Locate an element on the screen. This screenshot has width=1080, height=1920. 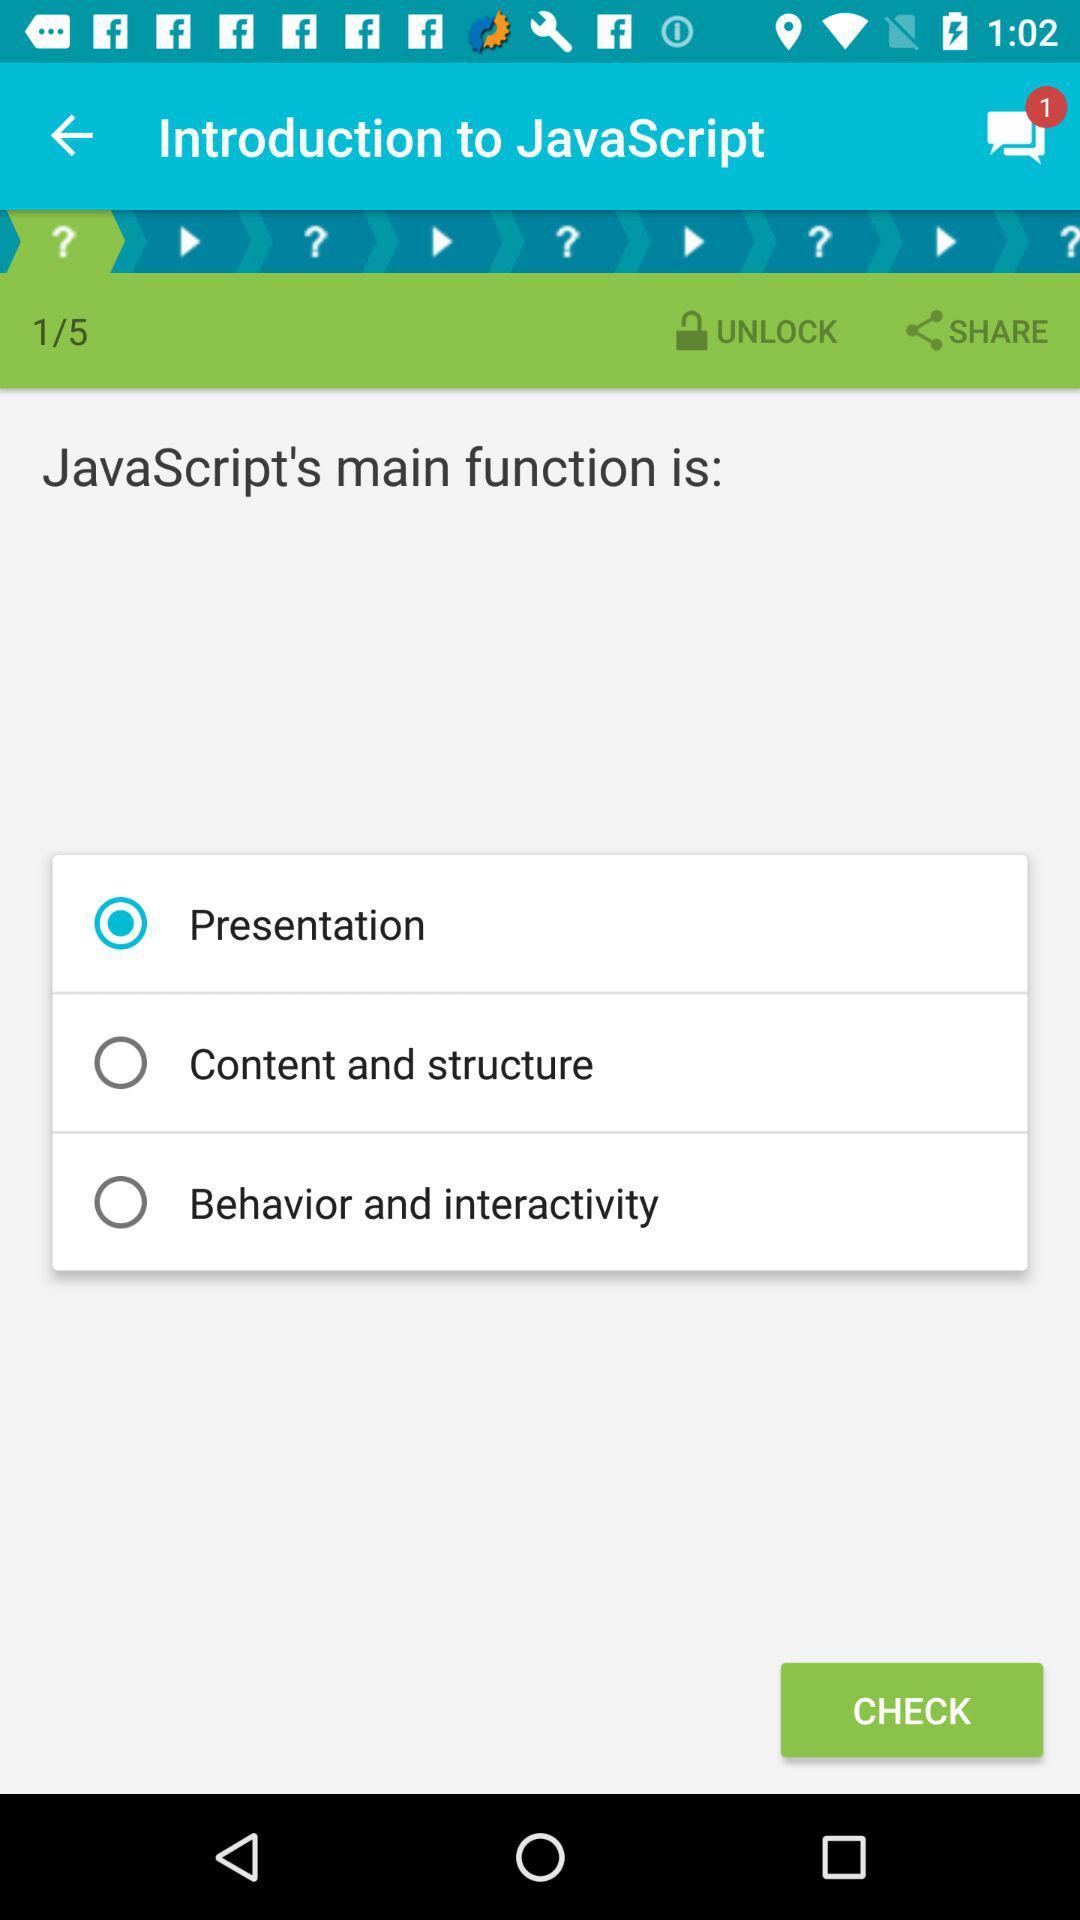
icon to the left of introduction to javascript is located at coordinates (72, 135).